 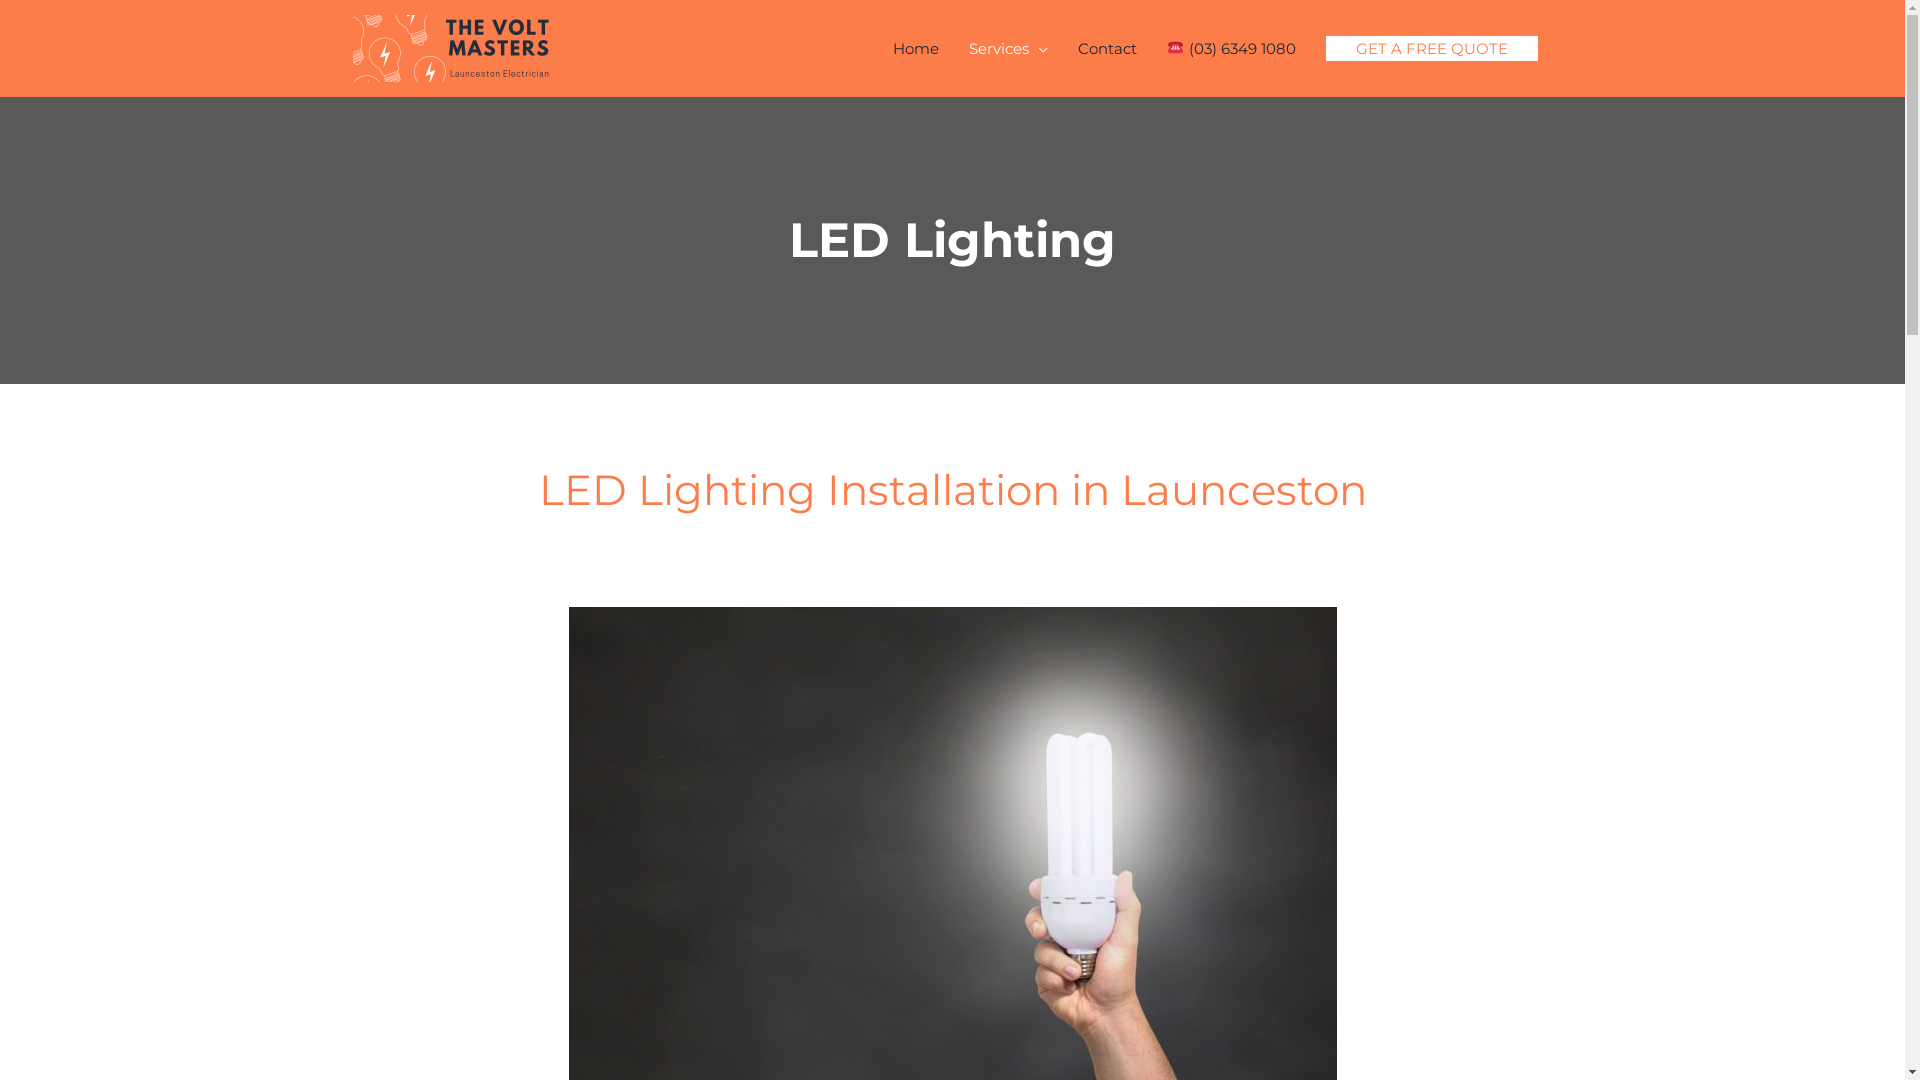 What do you see at coordinates (878, 46) in the screenshot?
I see `'Home'` at bounding box center [878, 46].